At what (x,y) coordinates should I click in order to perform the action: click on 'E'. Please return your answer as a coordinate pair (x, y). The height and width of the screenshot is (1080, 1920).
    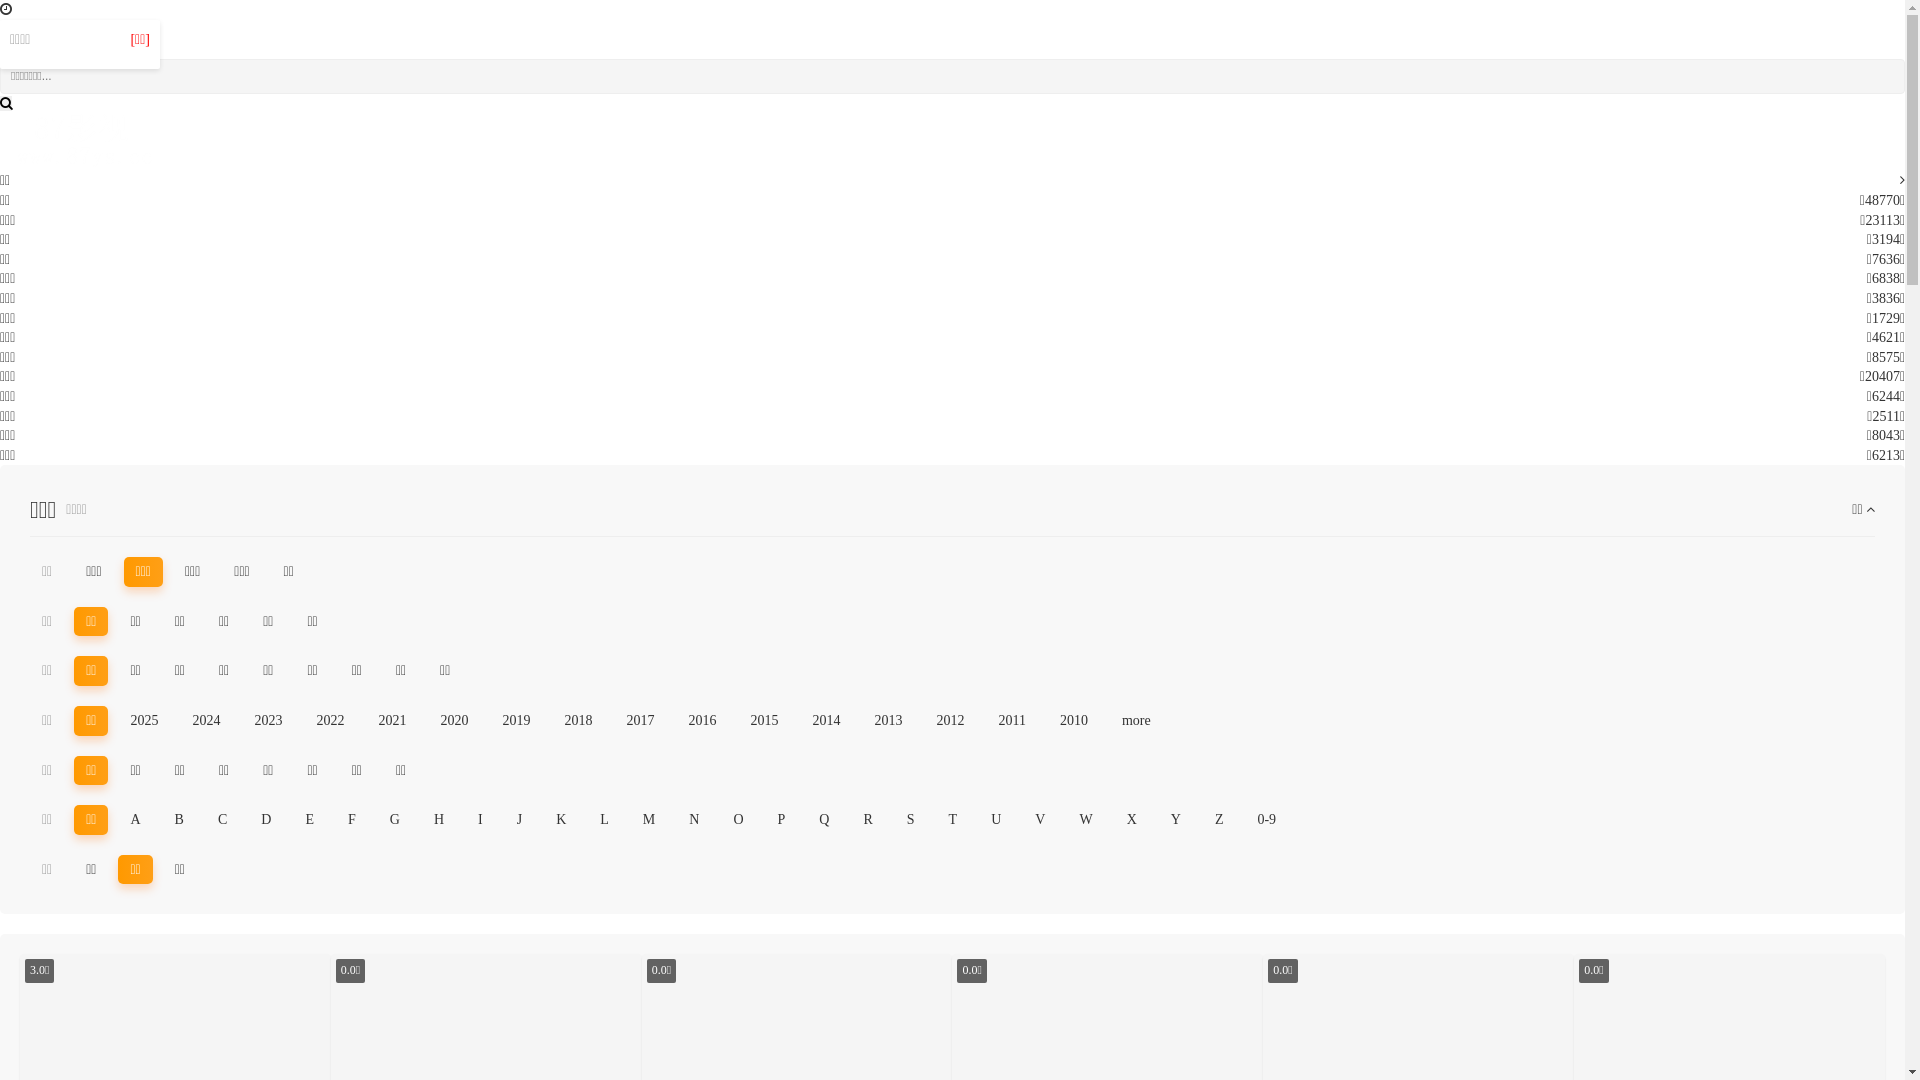
    Looking at the image, I should click on (308, 820).